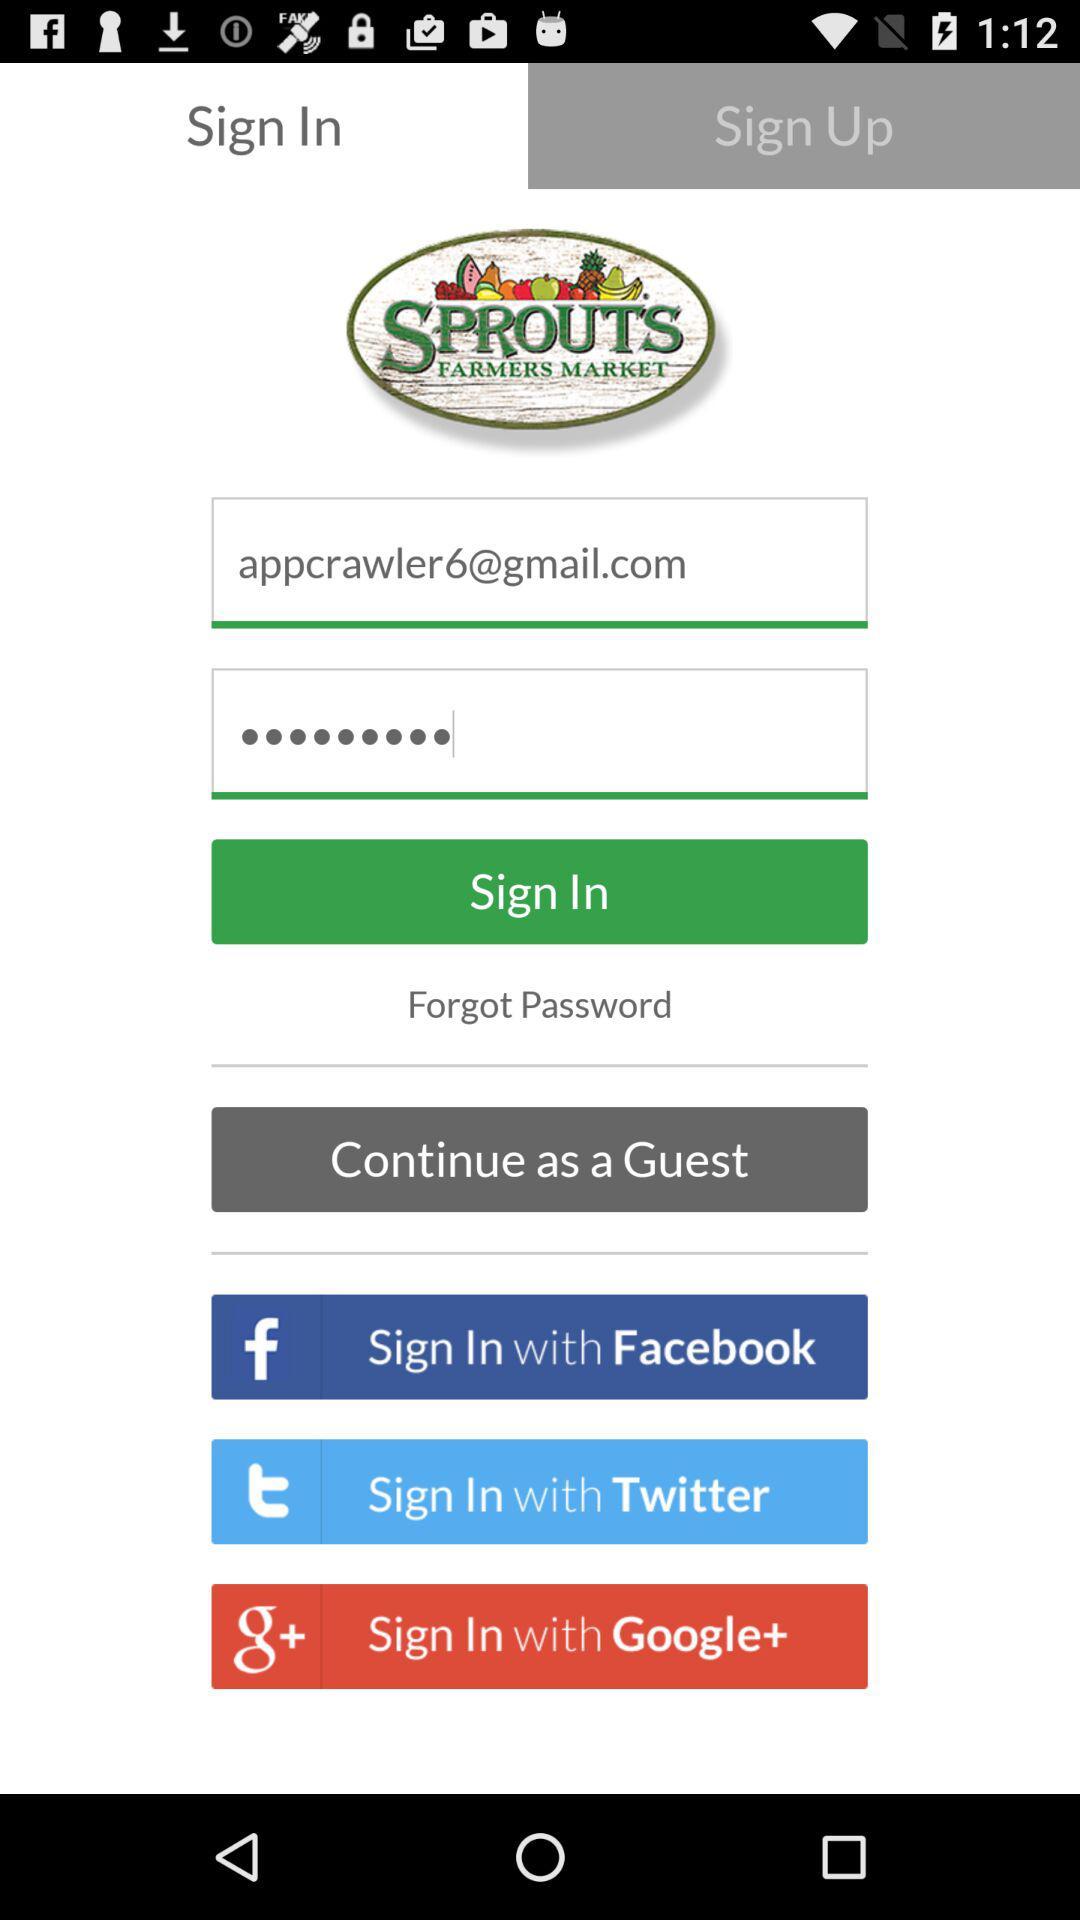 The width and height of the screenshot is (1080, 1920). I want to click on appcrawler6gmailcom, so click(540, 561).